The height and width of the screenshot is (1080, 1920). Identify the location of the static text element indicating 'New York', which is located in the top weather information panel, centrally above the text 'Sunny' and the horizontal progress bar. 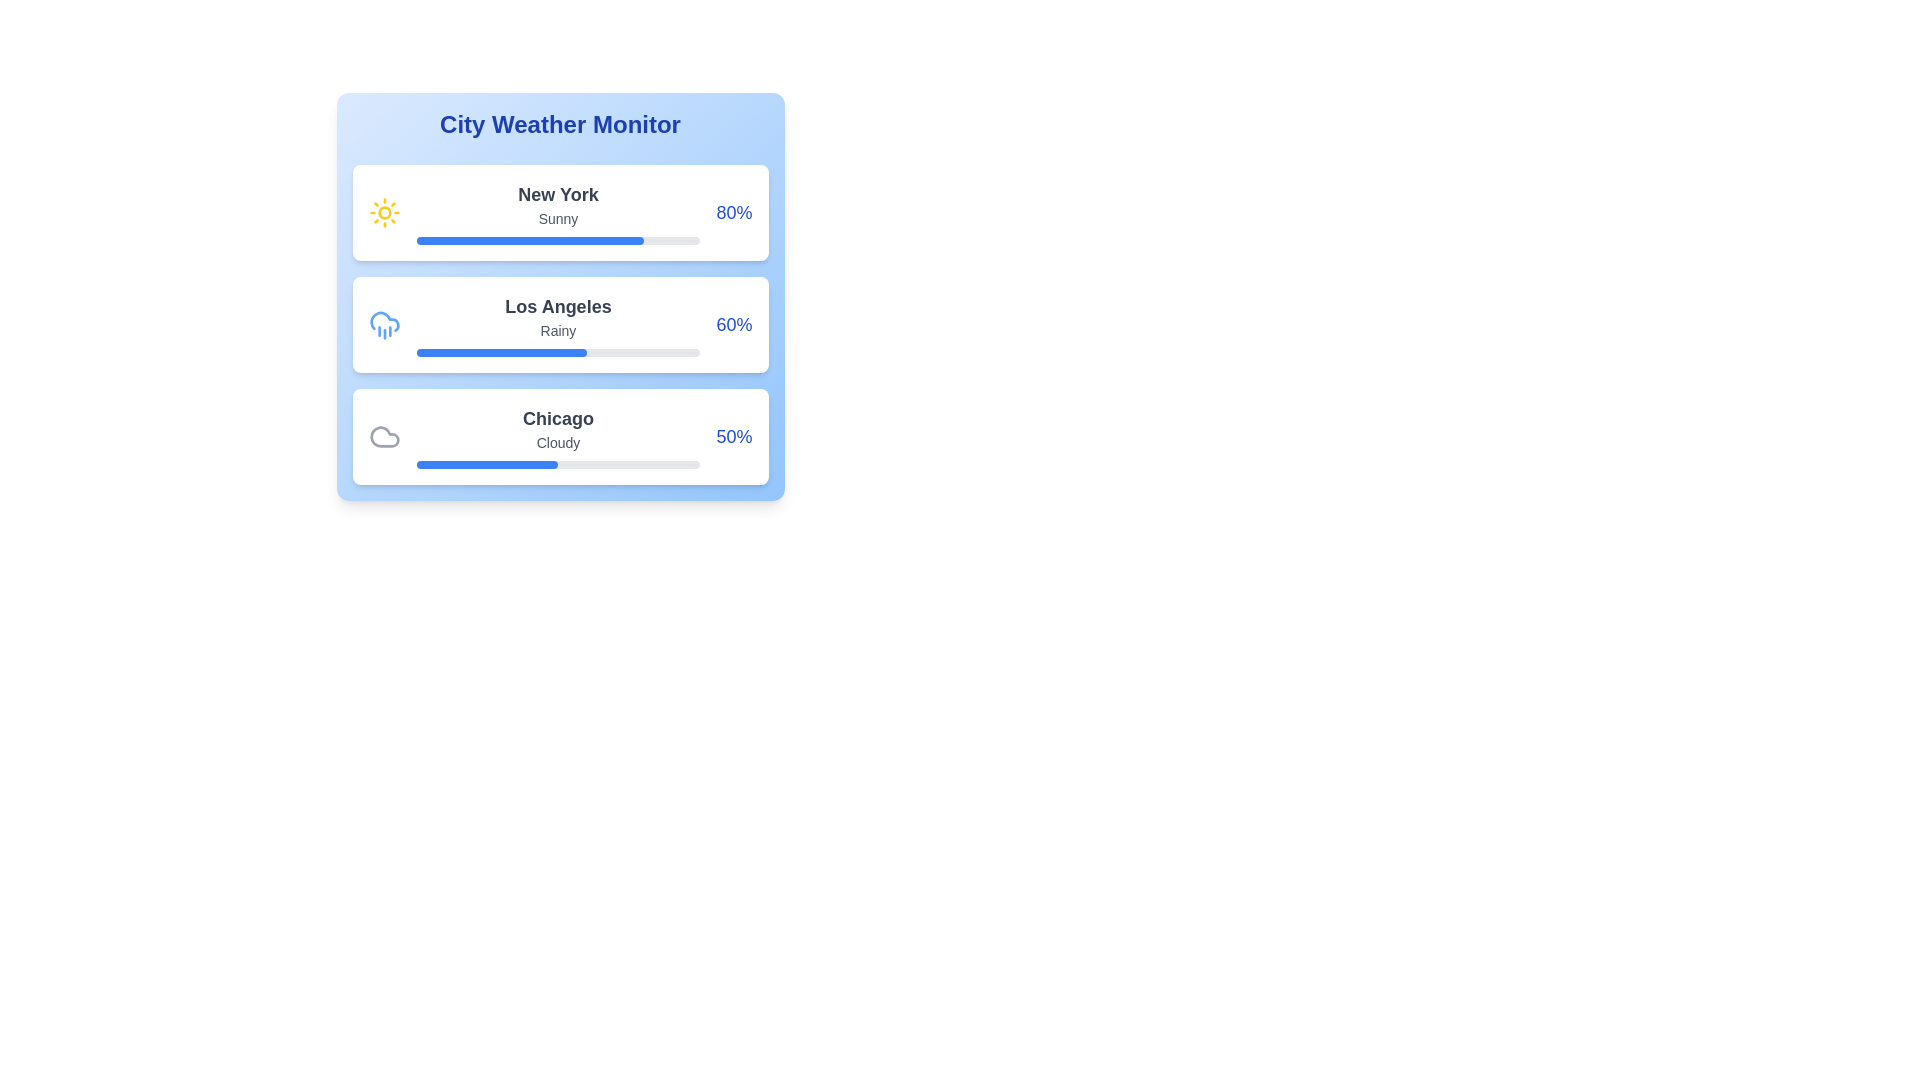
(558, 195).